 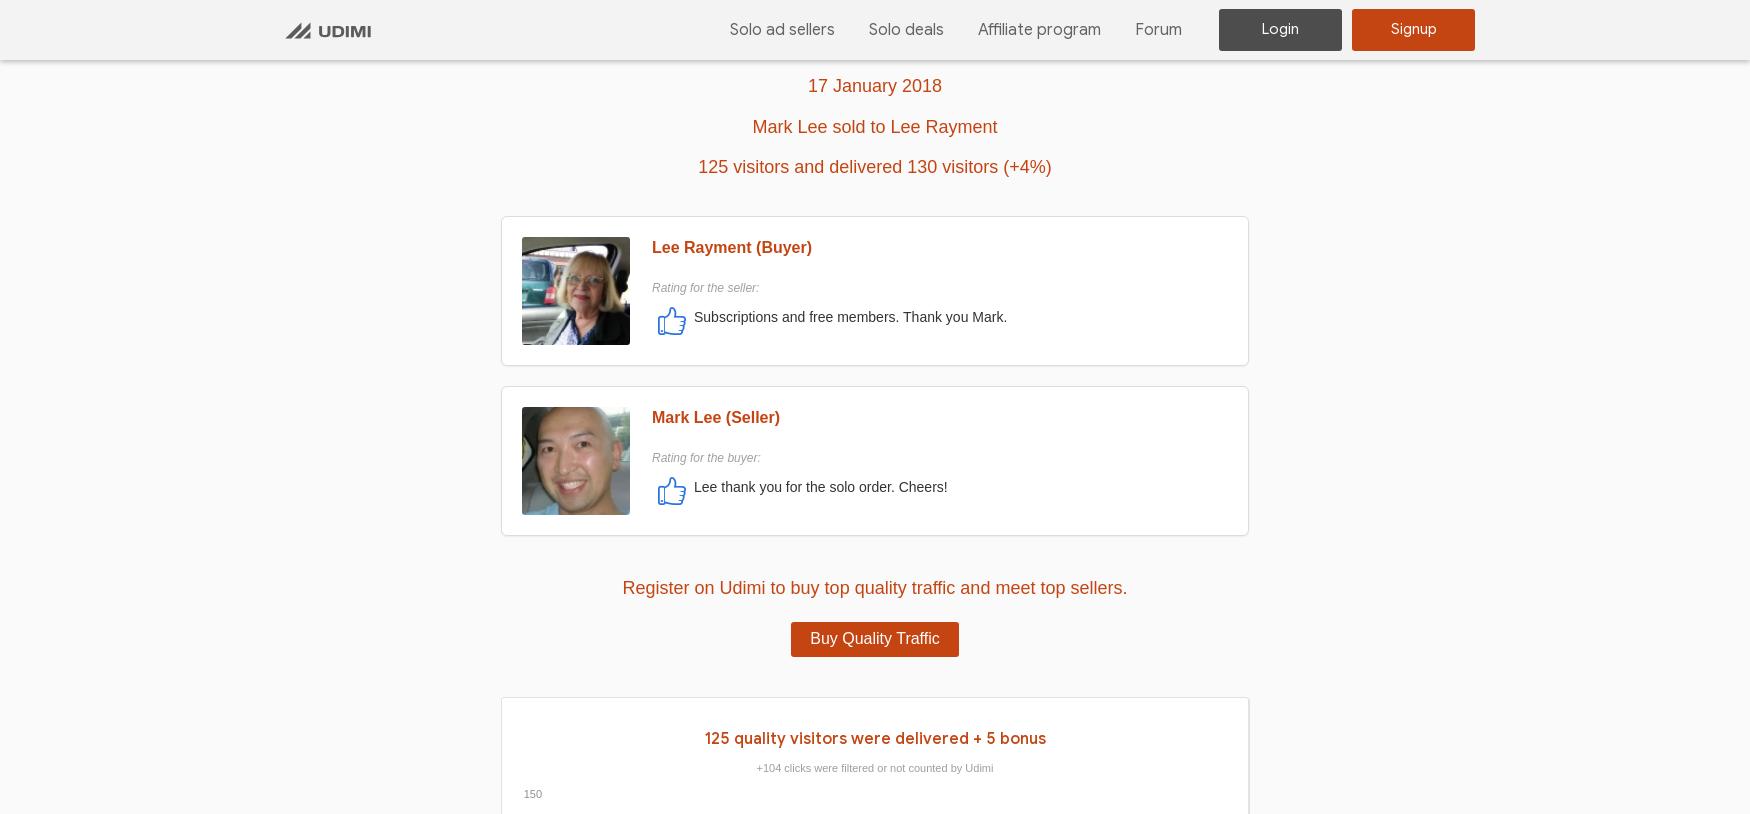 I want to click on 'Solo ad sellers', so click(x=781, y=27).